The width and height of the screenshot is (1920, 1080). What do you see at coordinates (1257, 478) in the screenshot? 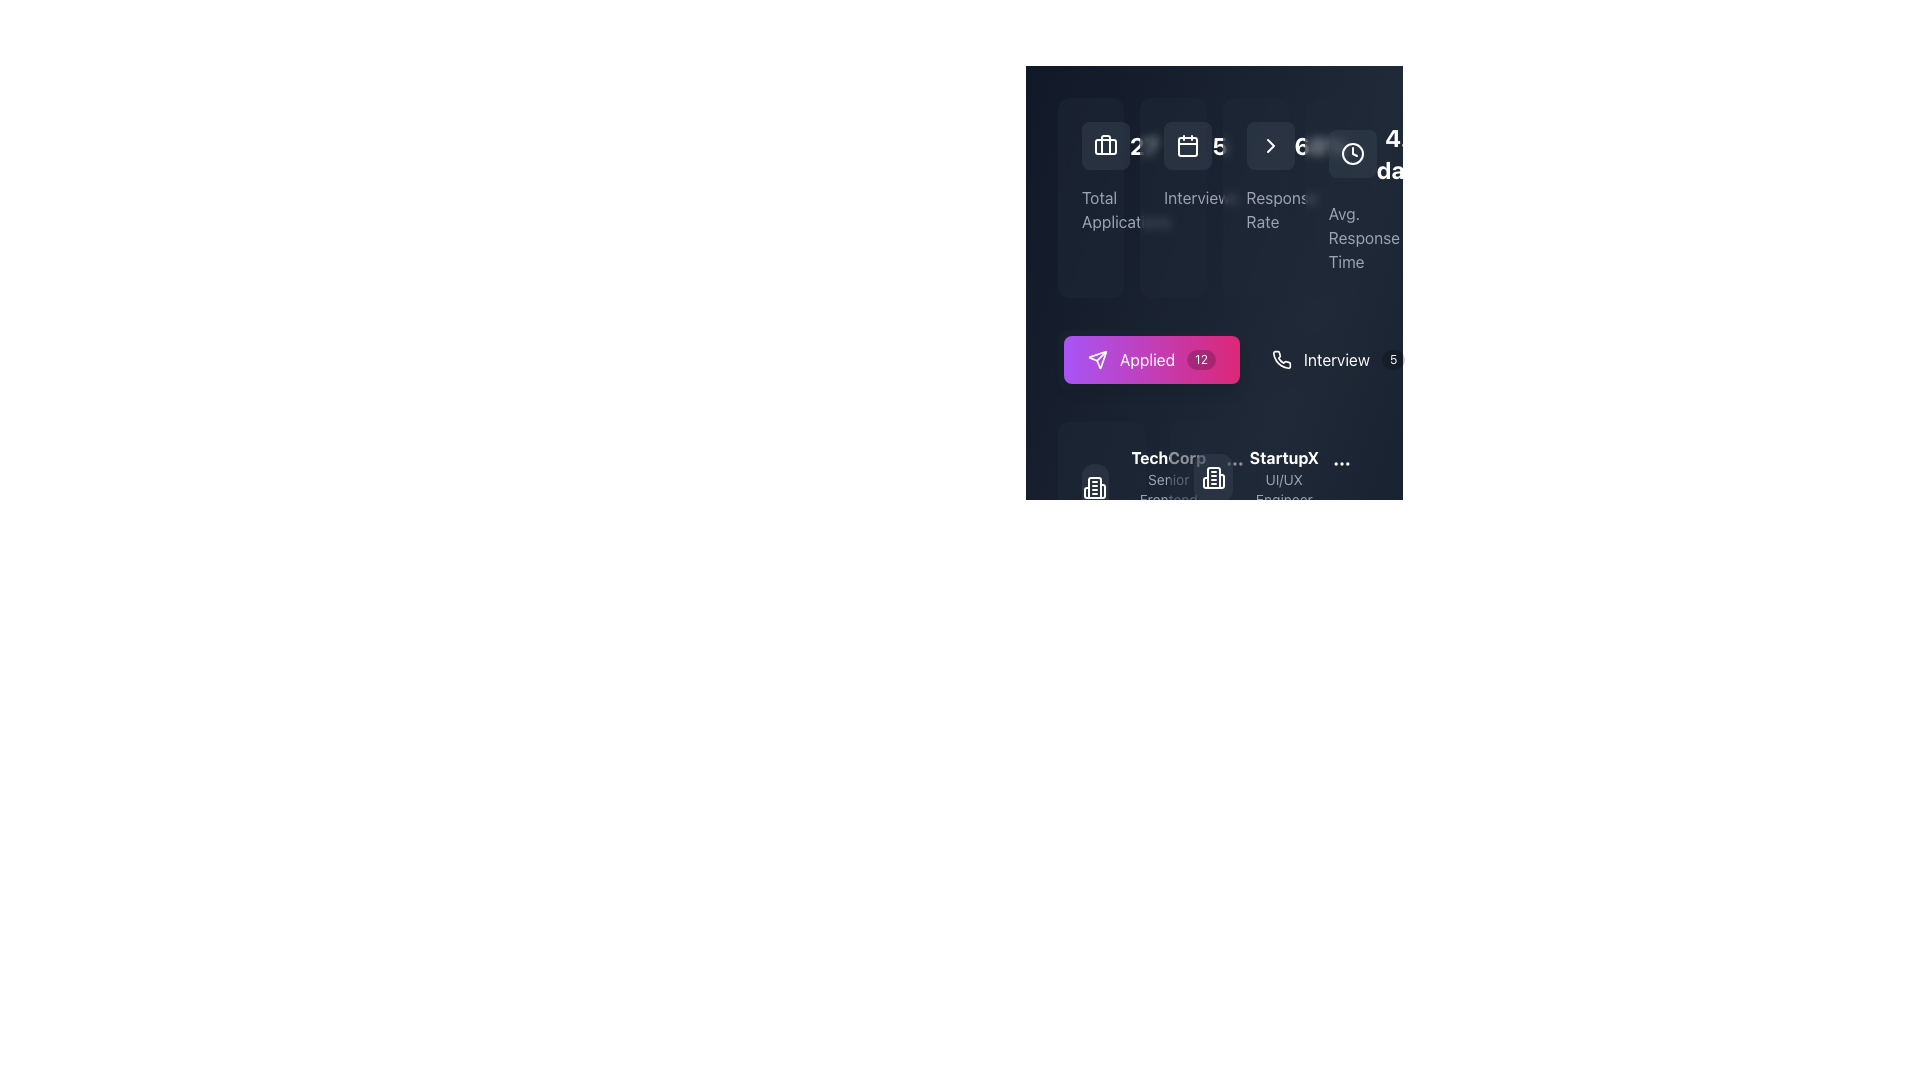
I see `the List item with the logo icon and text that reads 'StartupX' and 'UI/UX Engineer'` at bounding box center [1257, 478].